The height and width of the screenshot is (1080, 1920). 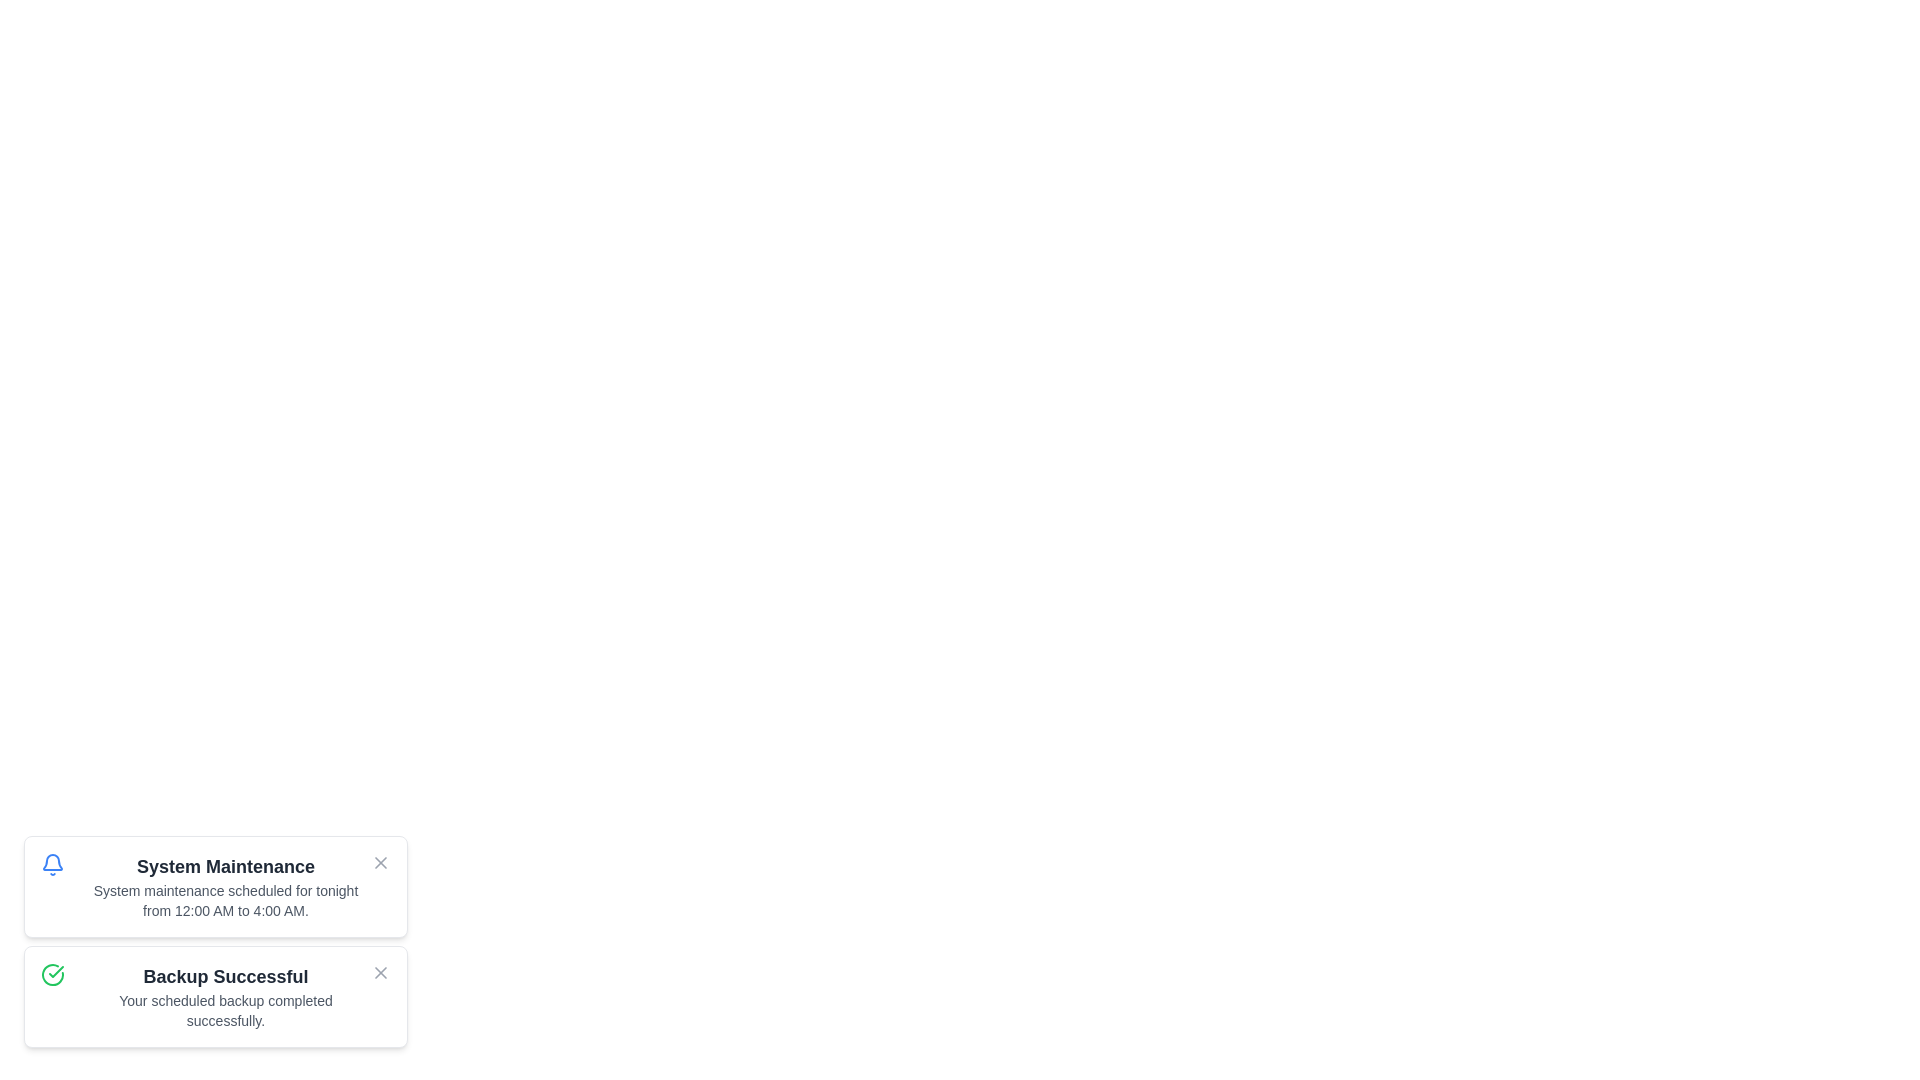 What do you see at coordinates (52, 863) in the screenshot?
I see `the blue bell icon in the notification box titled 'System Maintenance'` at bounding box center [52, 863].